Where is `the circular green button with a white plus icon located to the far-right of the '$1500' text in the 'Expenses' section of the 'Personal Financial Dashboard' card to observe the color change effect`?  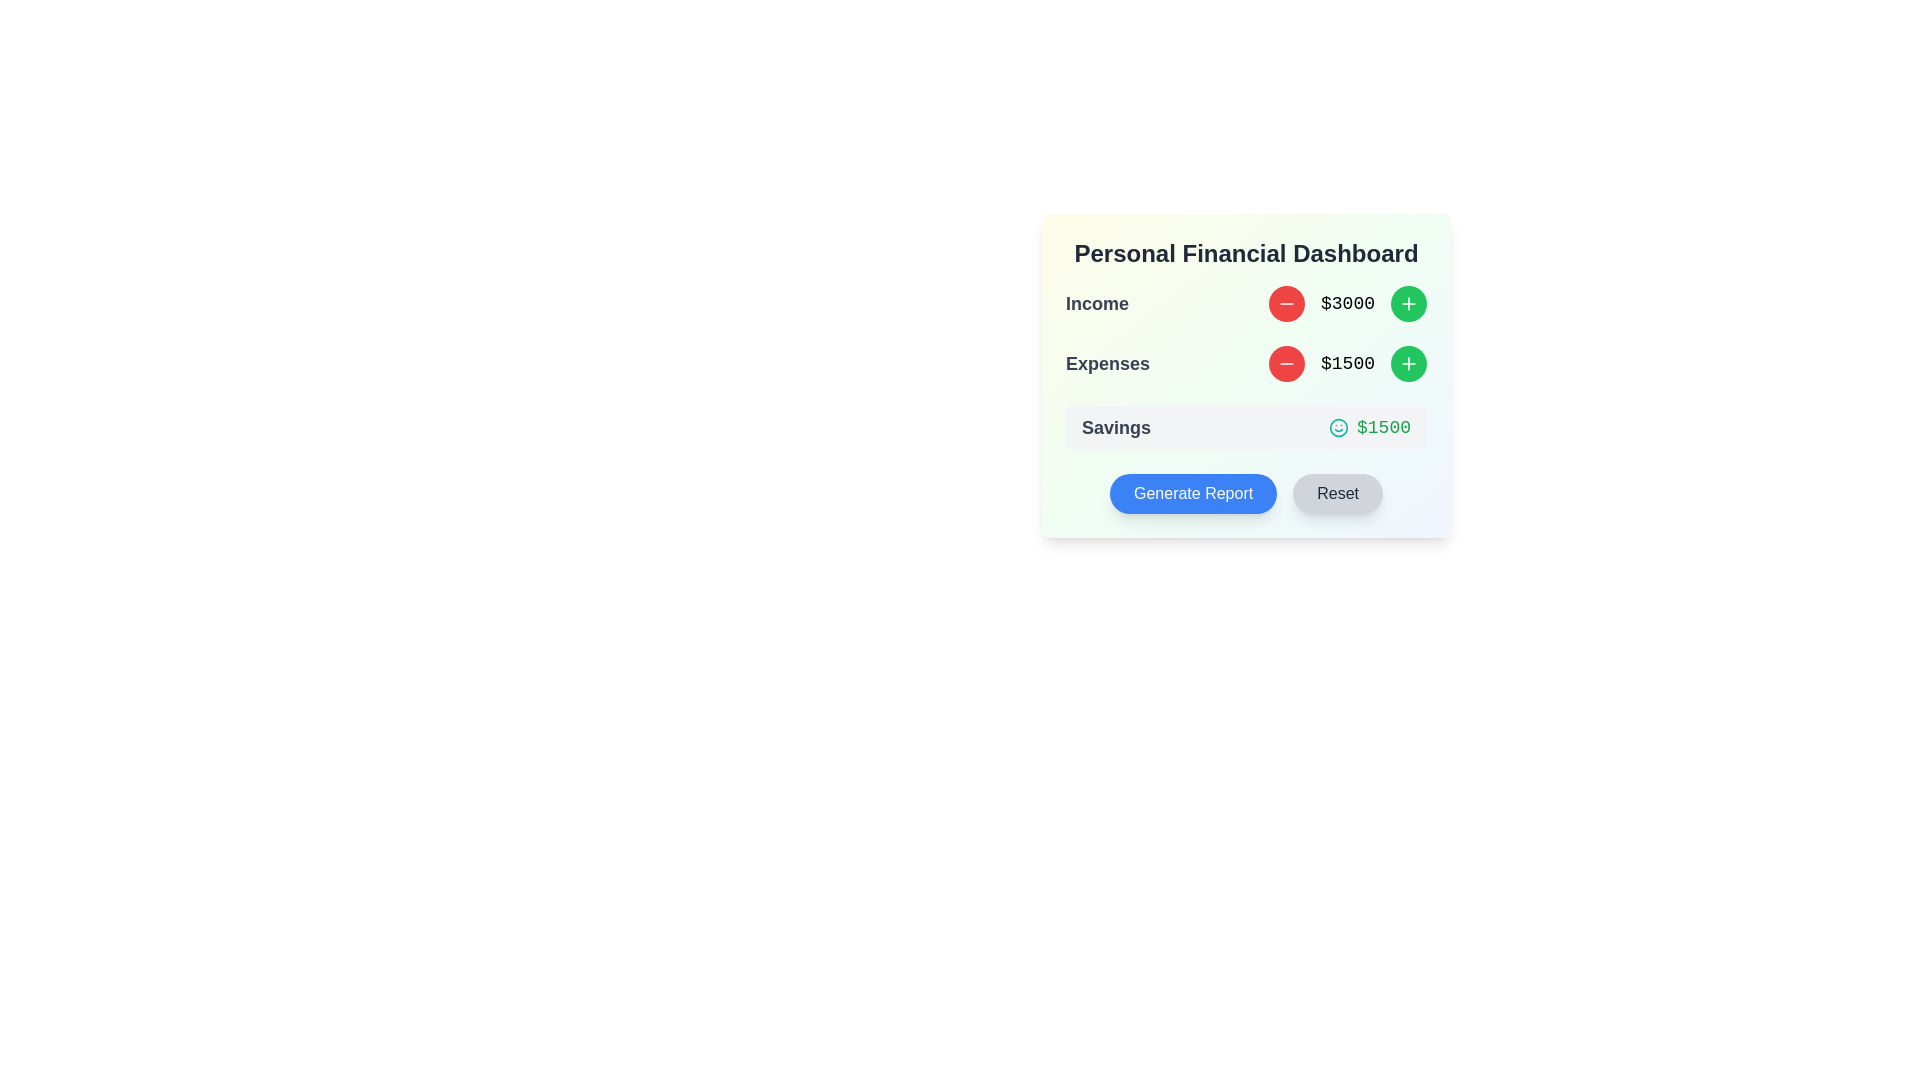 the circular green button with a white plus icon located to the far-right of the '$1500' text in the 'Expenses' section of the 'Personal Financial Dashboard' card to observe the color change effect is located at coordinates (1408, 363).